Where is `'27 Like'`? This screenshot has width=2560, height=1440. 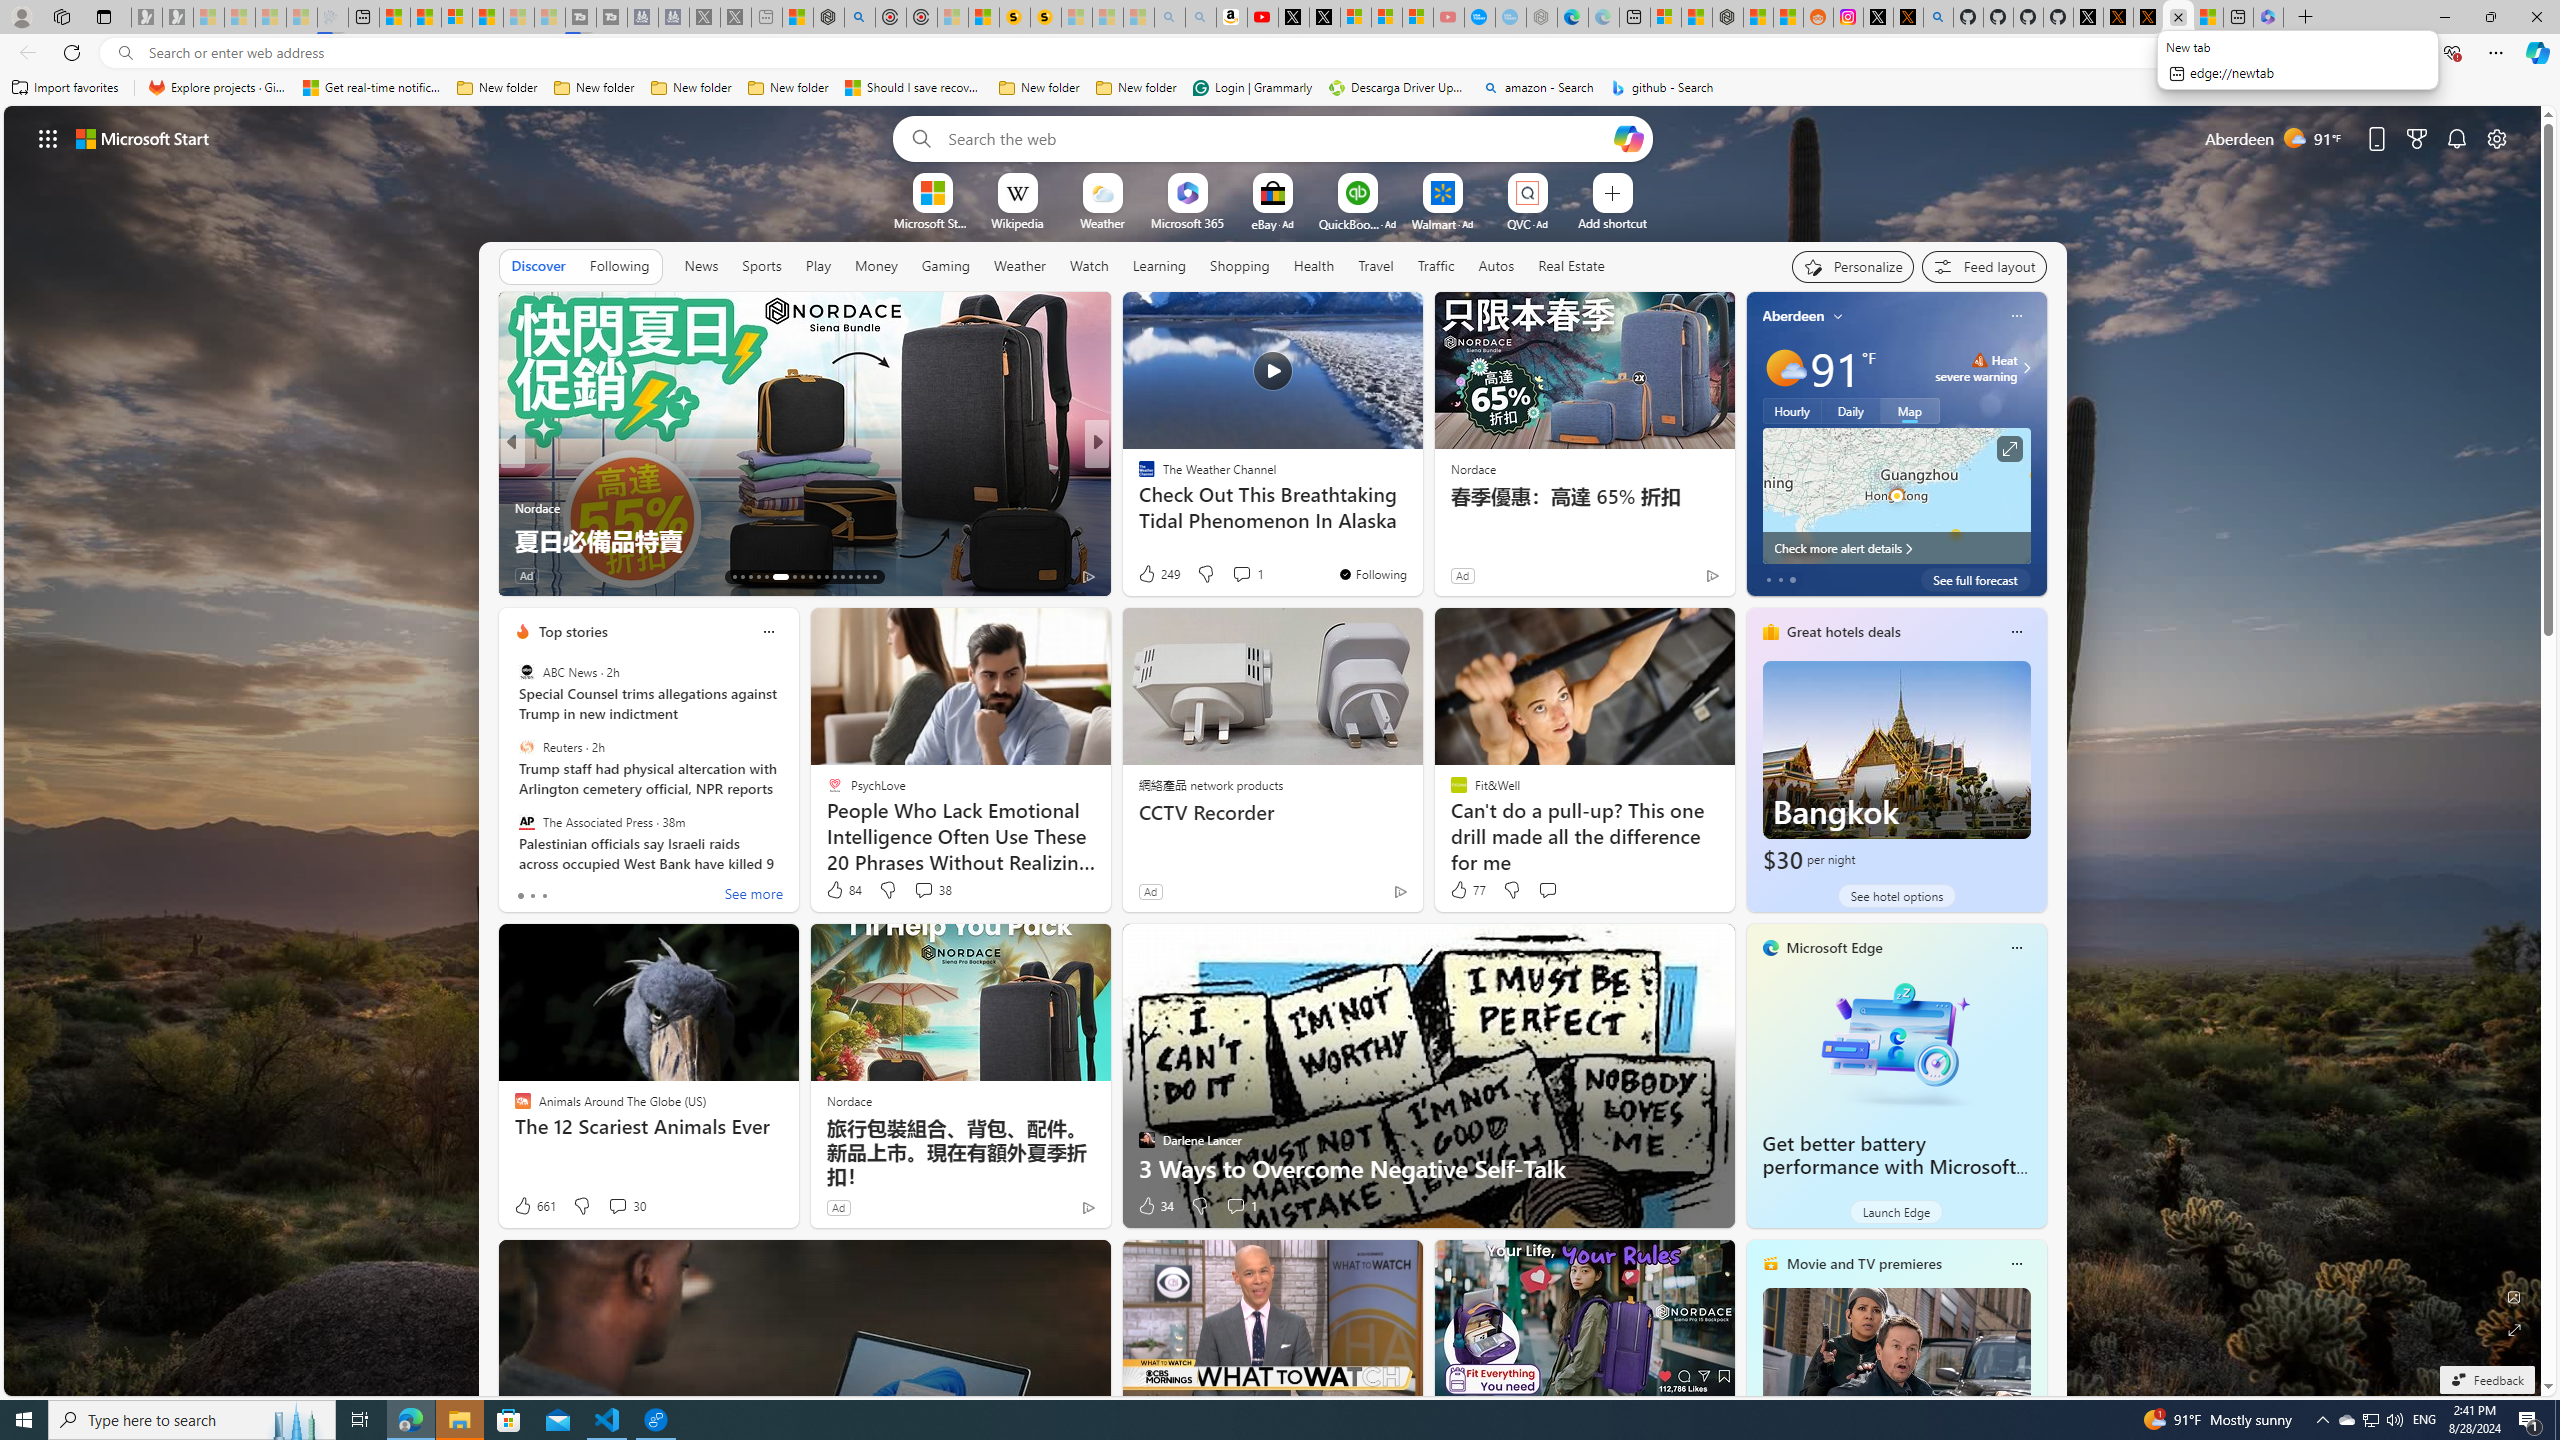 '27 Like' is located at coordinates (1147, 575).